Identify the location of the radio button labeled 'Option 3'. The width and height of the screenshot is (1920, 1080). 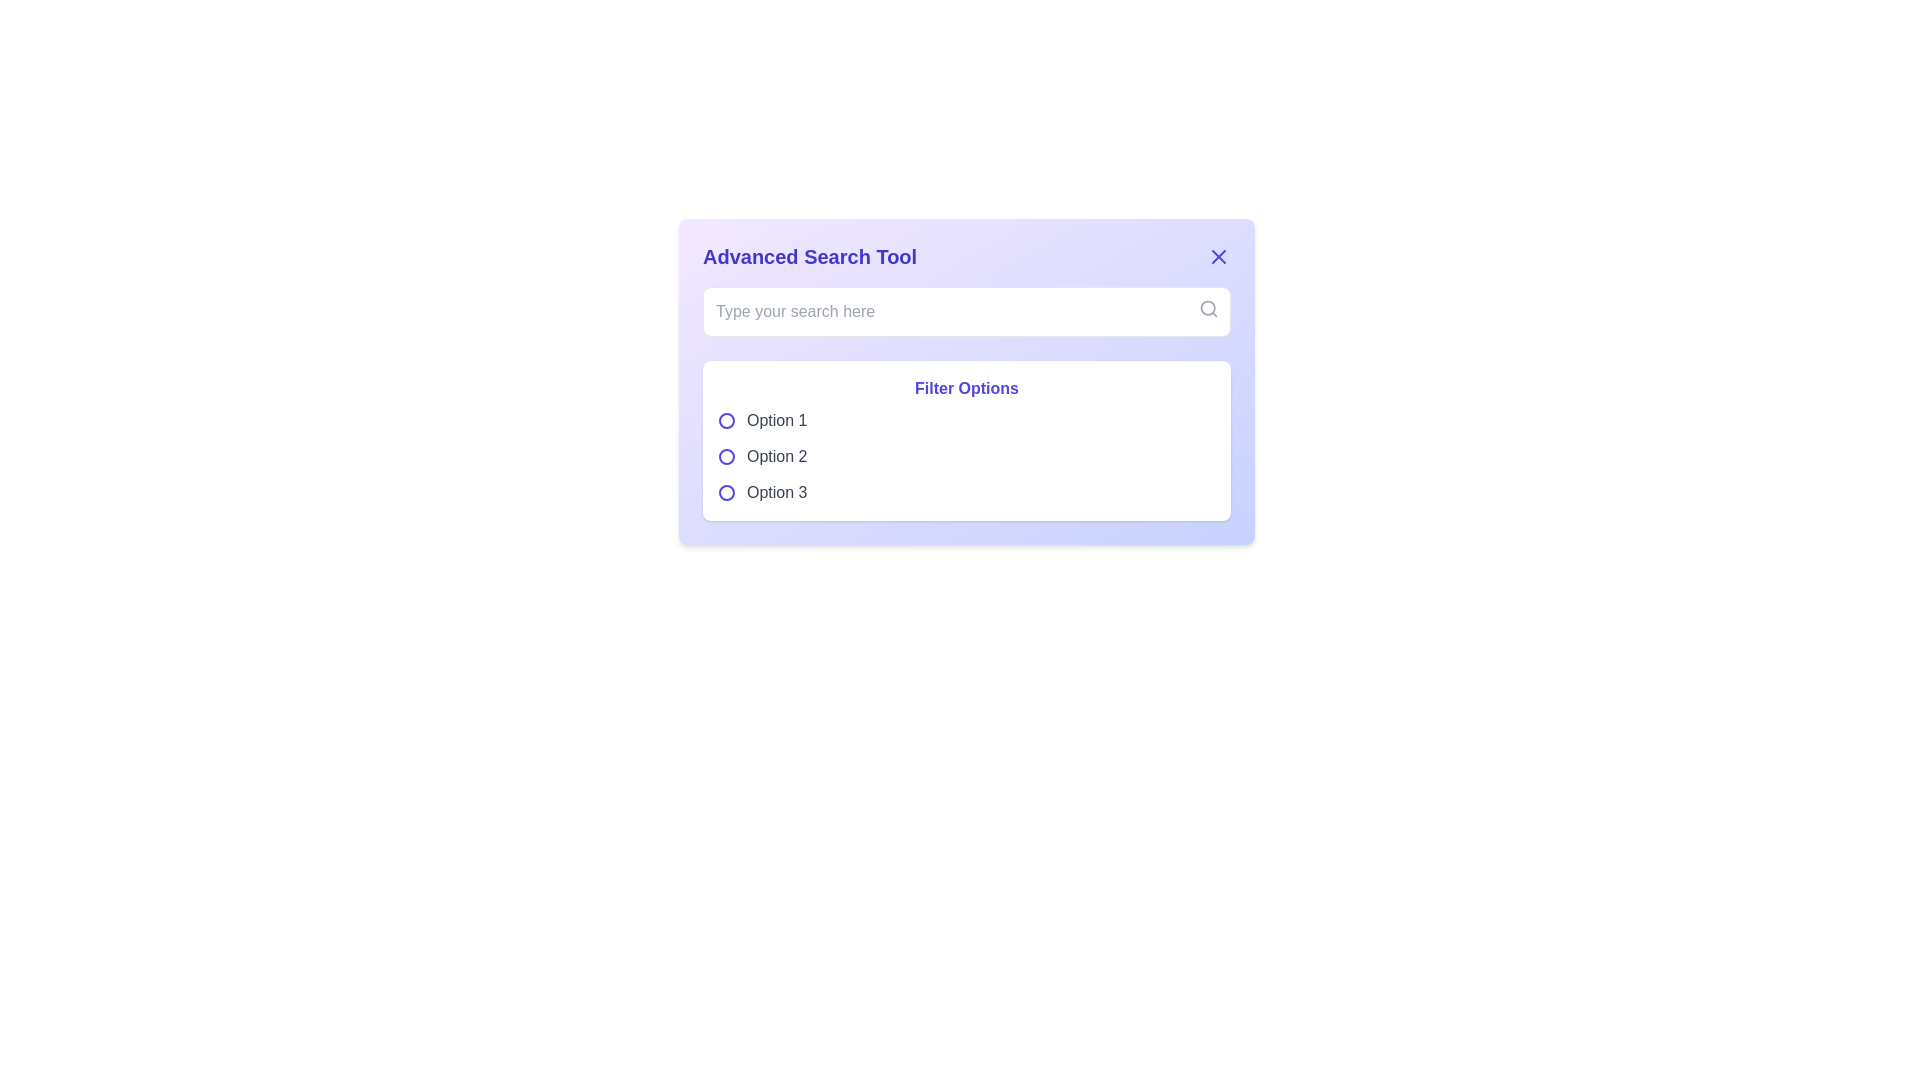
(966, 493).